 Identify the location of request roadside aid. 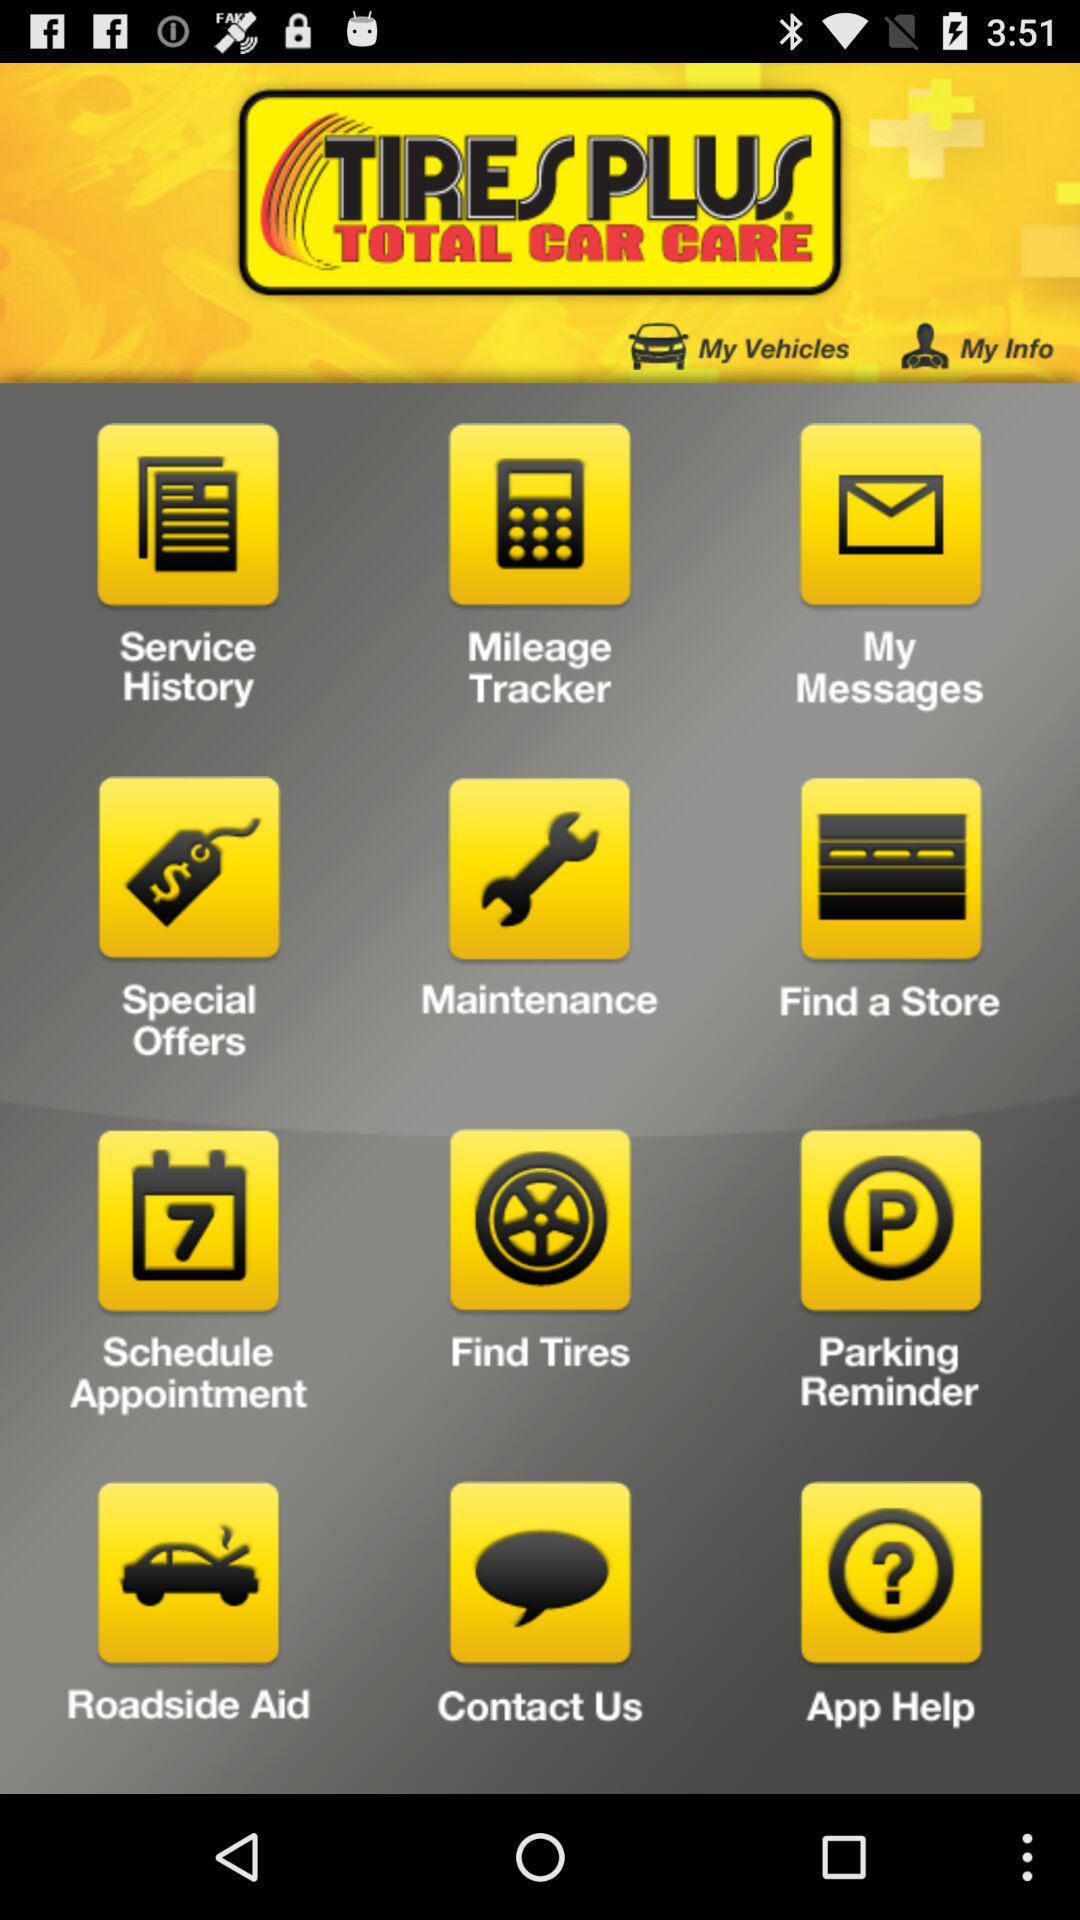
(189, 1630).